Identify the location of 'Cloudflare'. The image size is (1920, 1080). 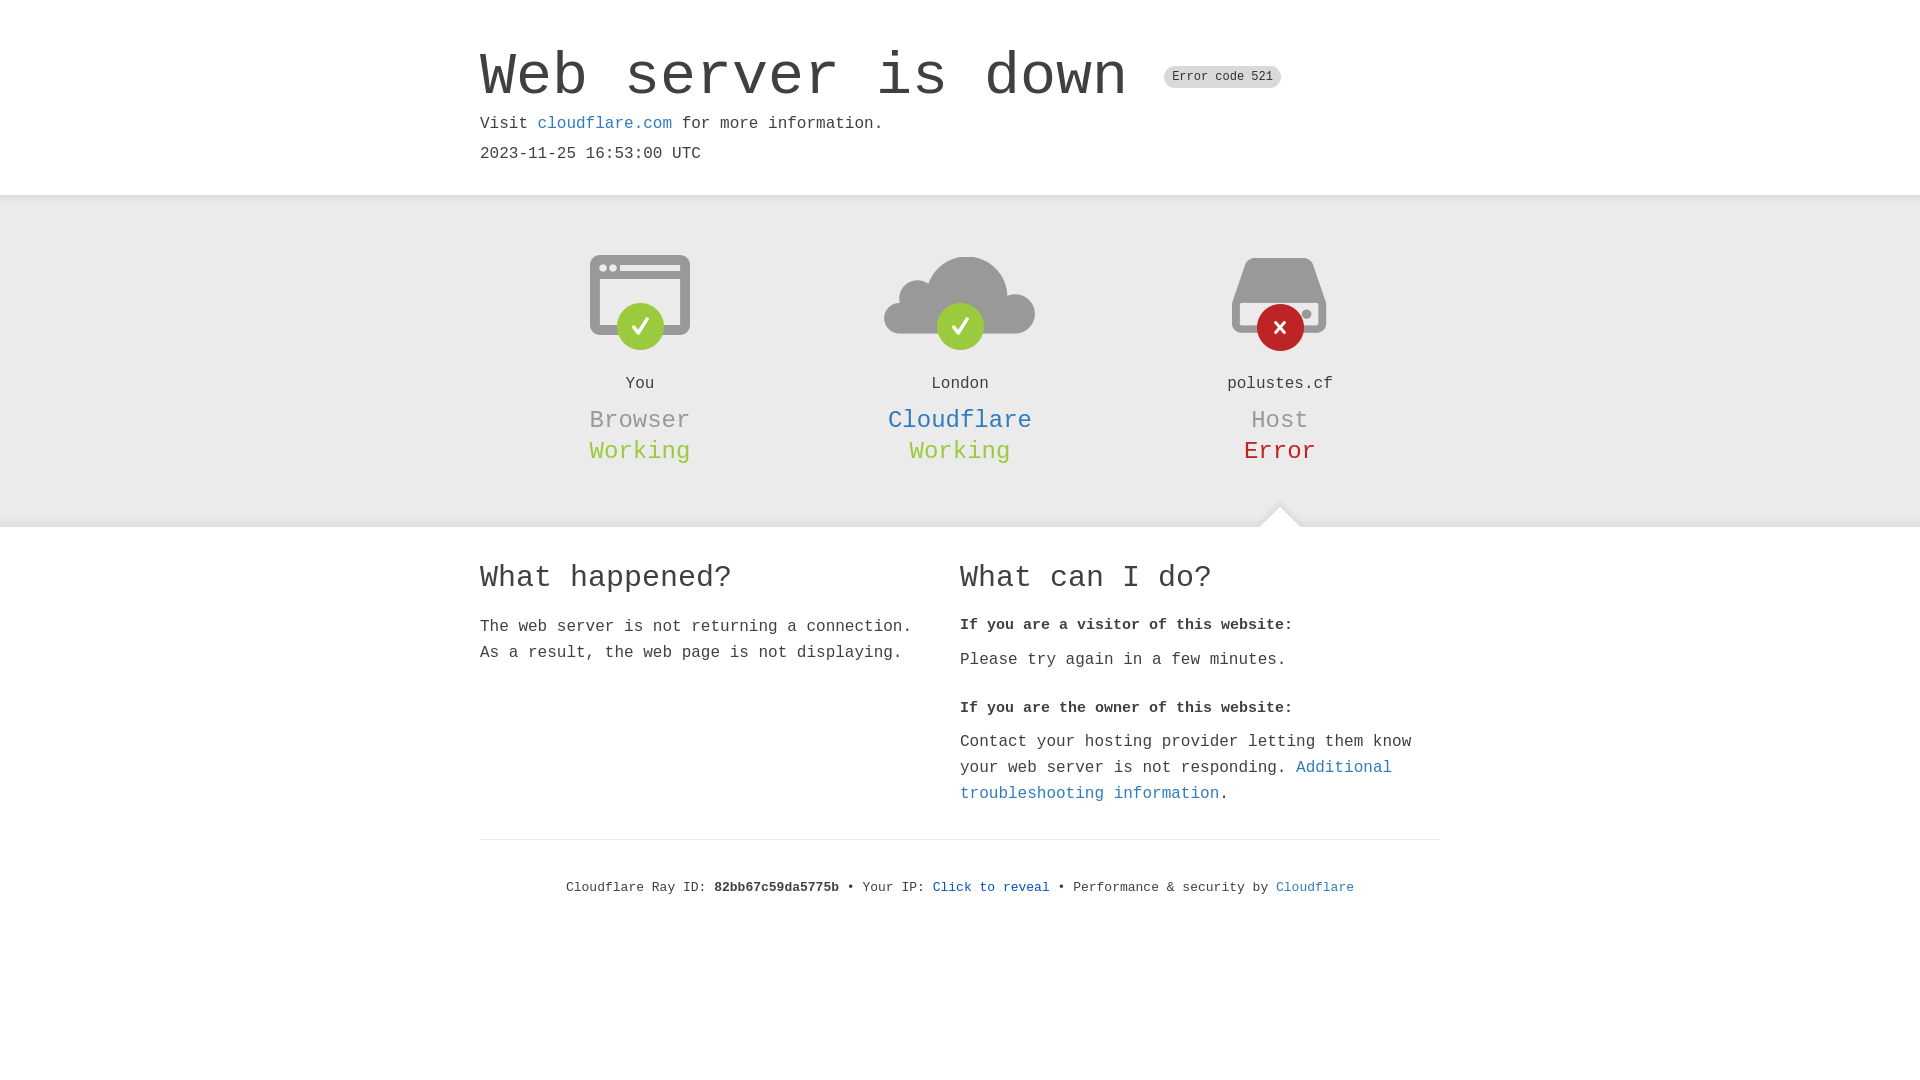
(960, 419).